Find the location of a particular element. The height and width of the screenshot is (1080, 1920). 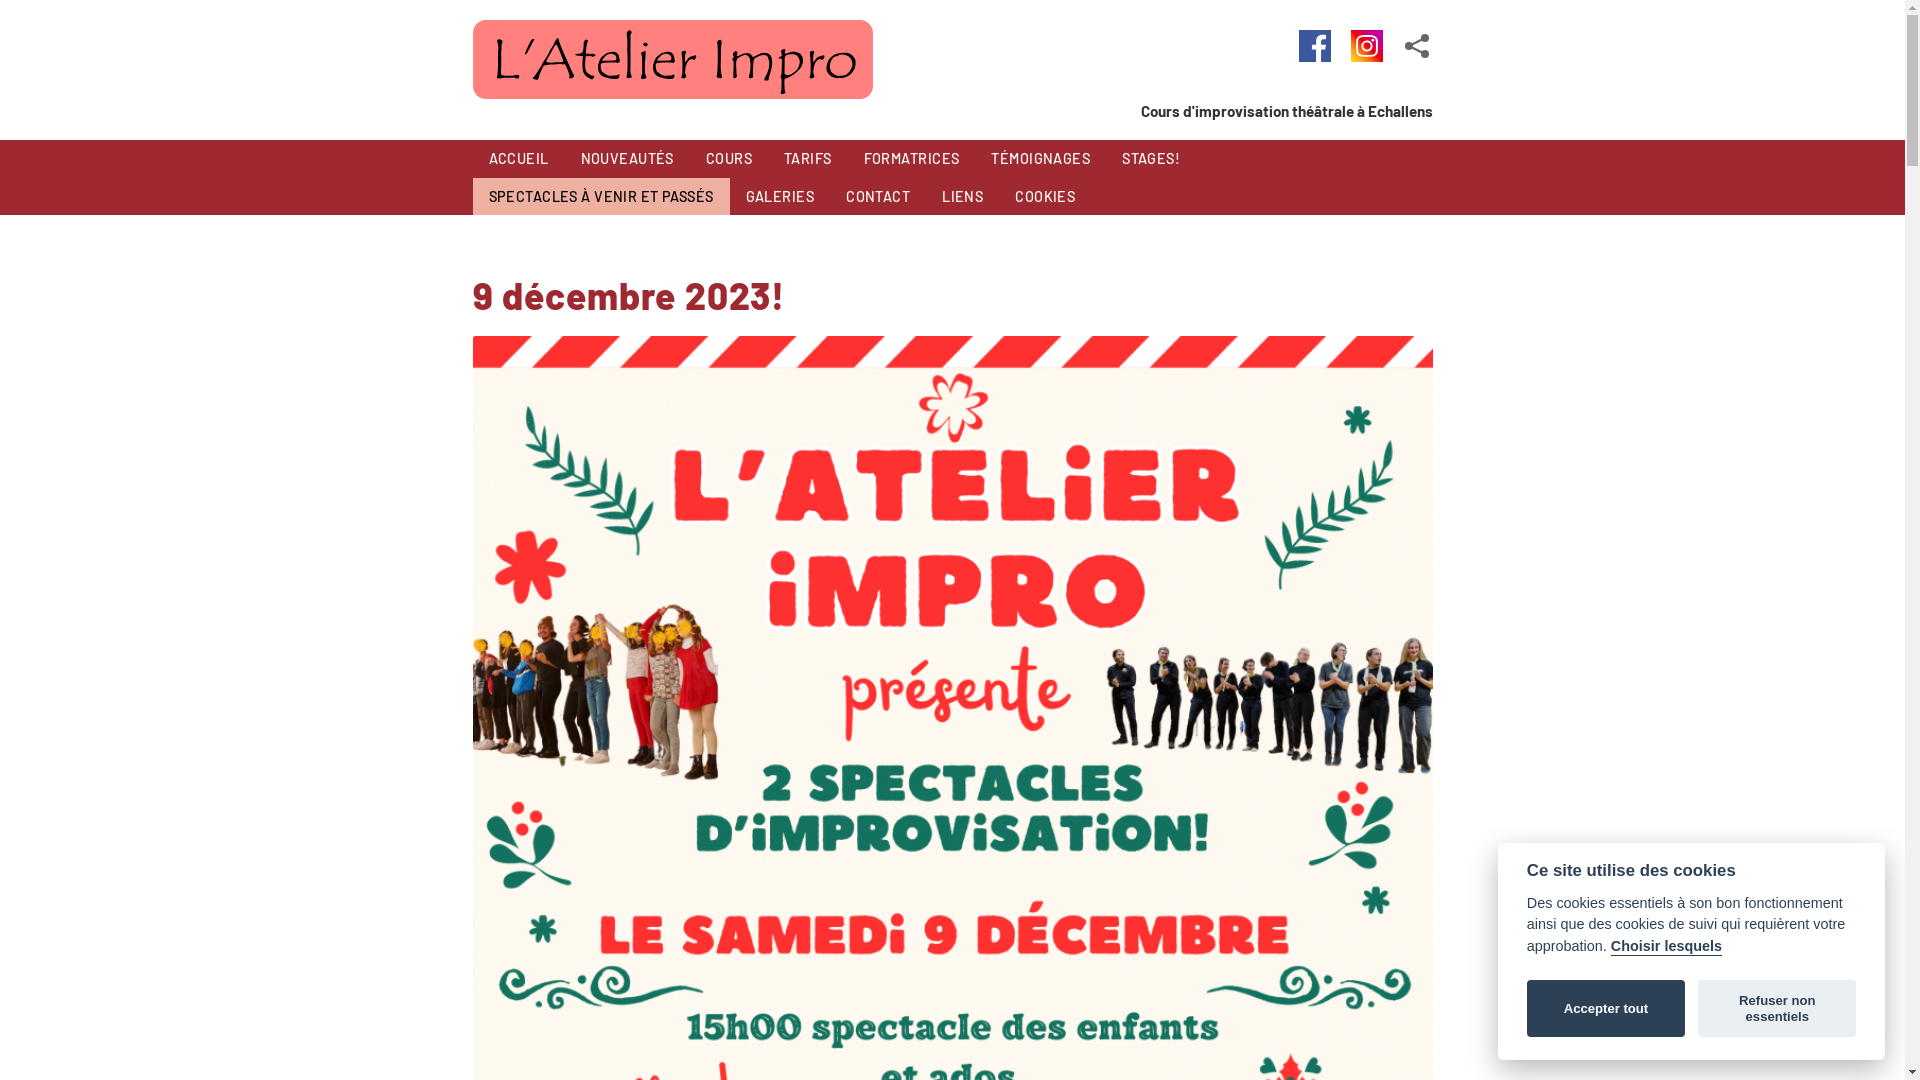

'STAGES!' is located at coordinates (1104, 157).